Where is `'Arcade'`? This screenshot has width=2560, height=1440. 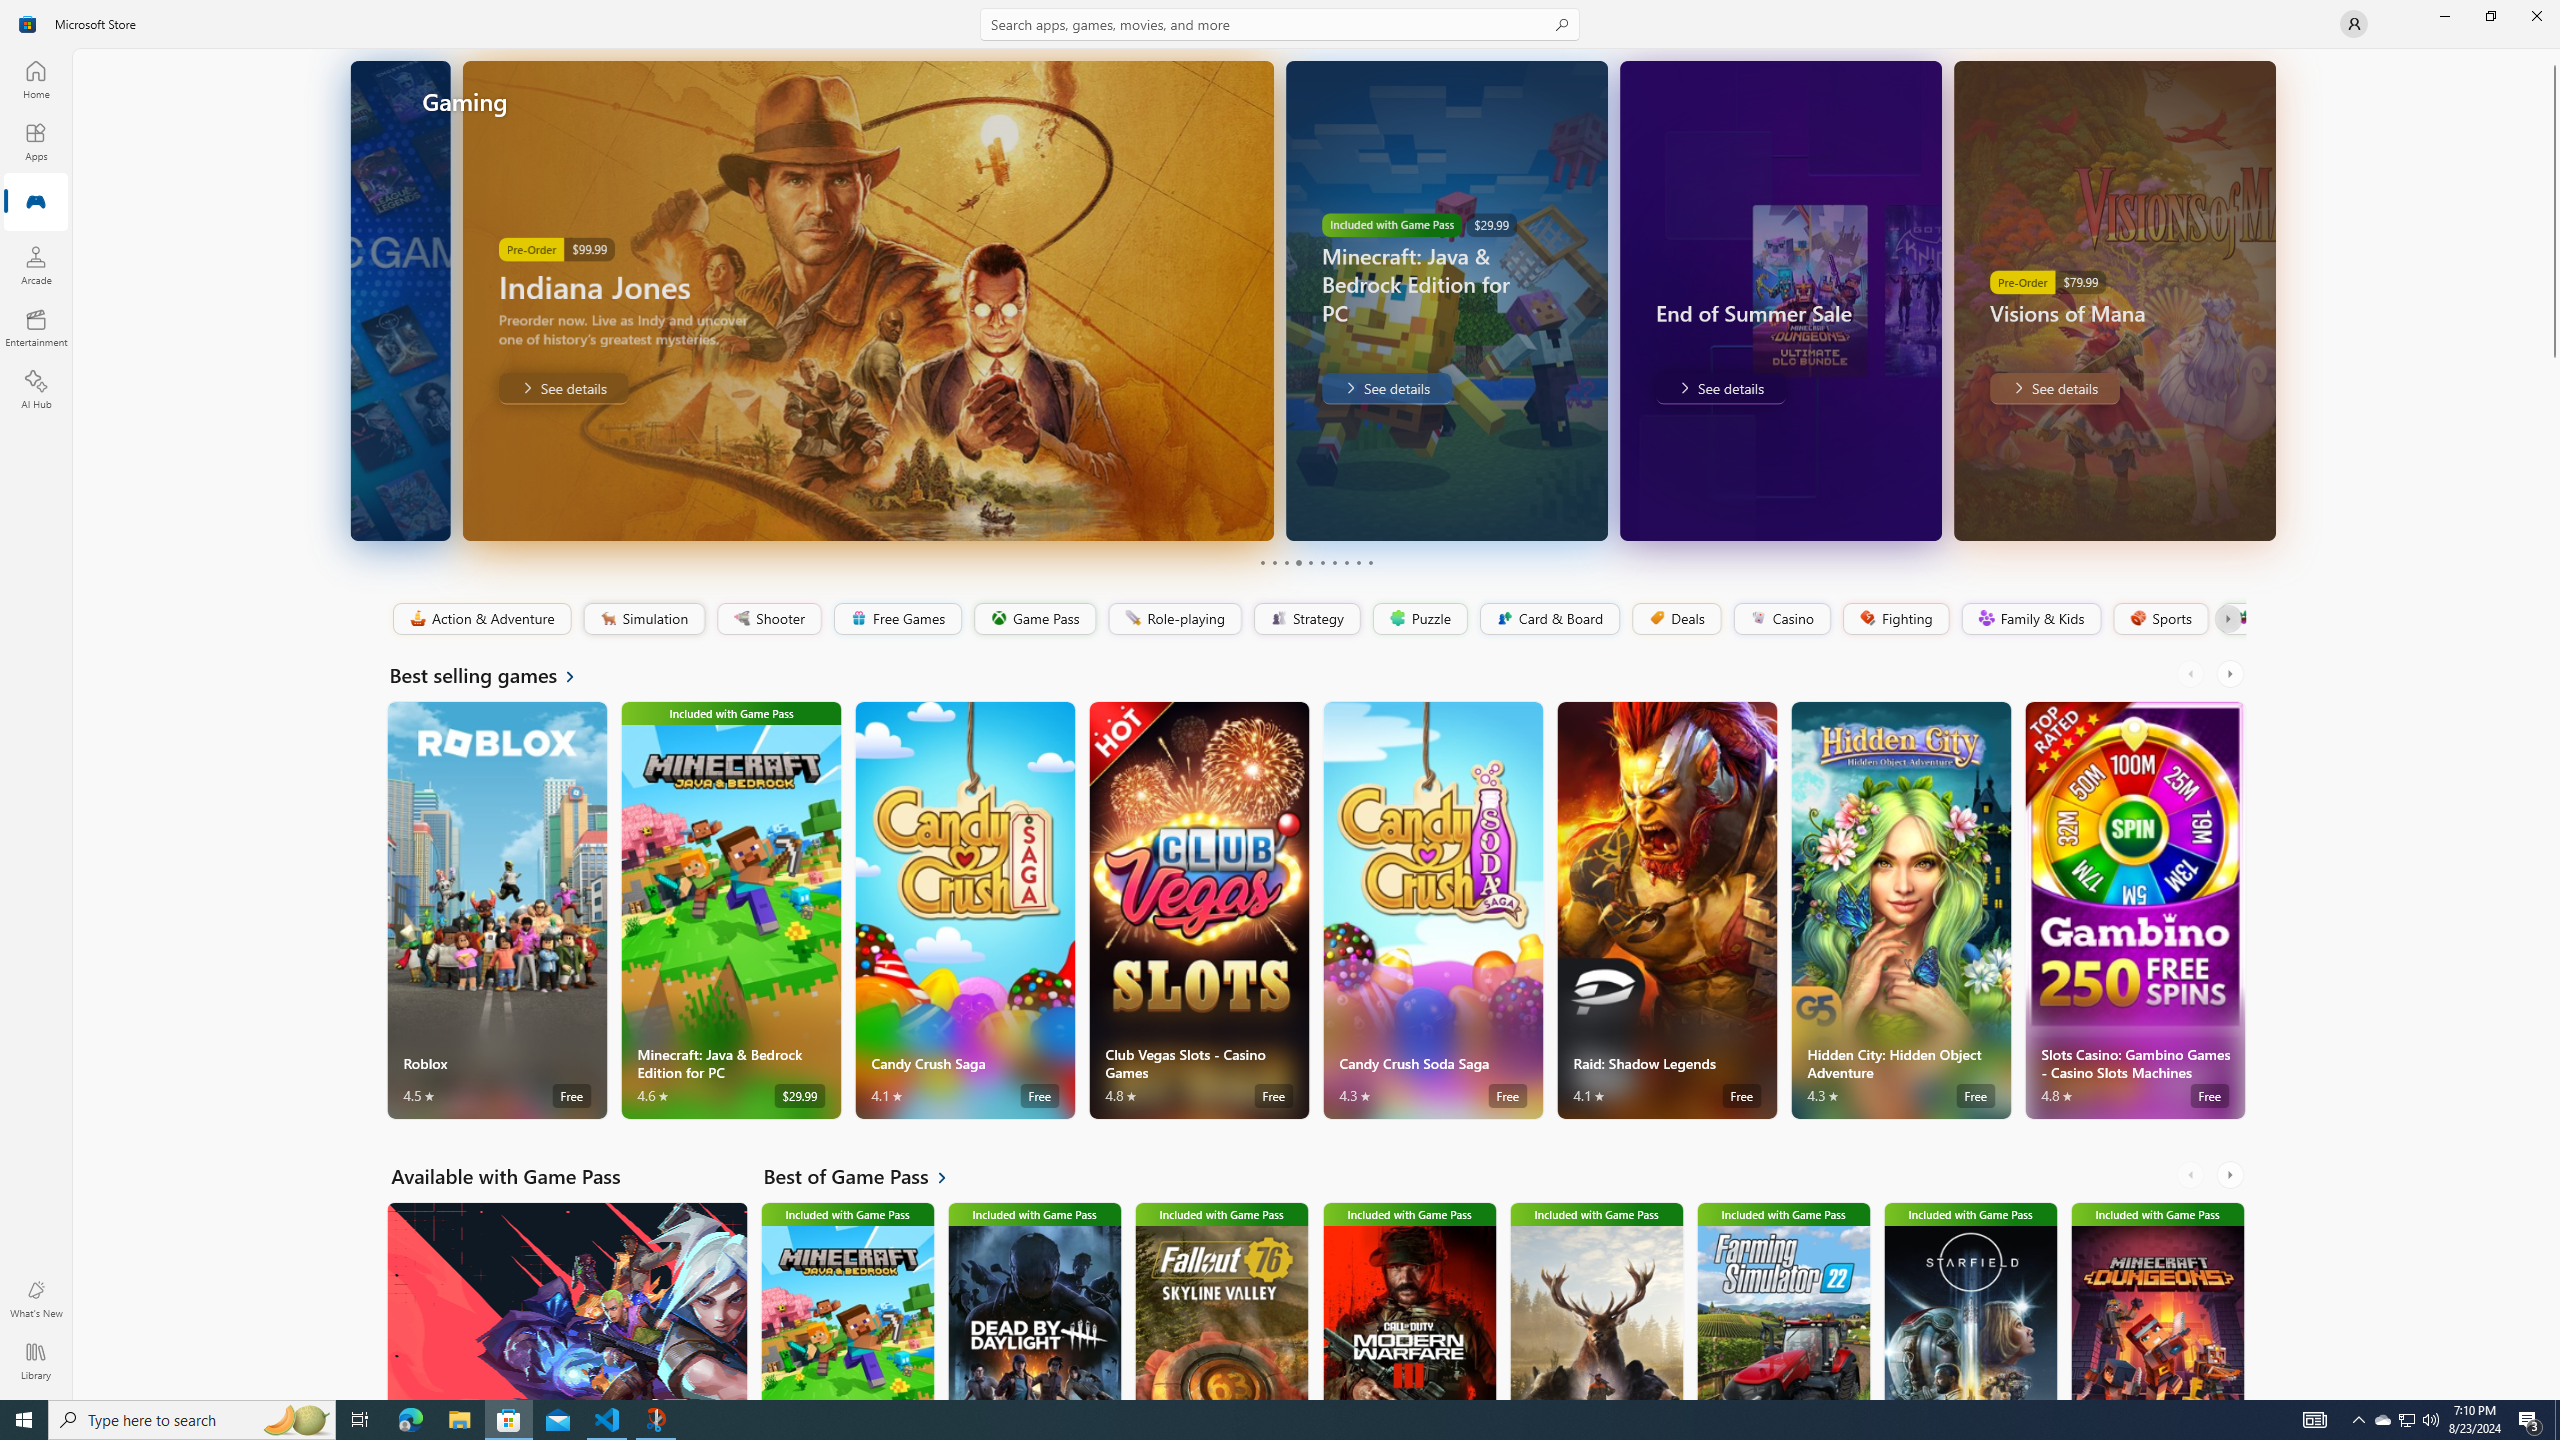 'Arcade' is located at coordinates (34, 264).